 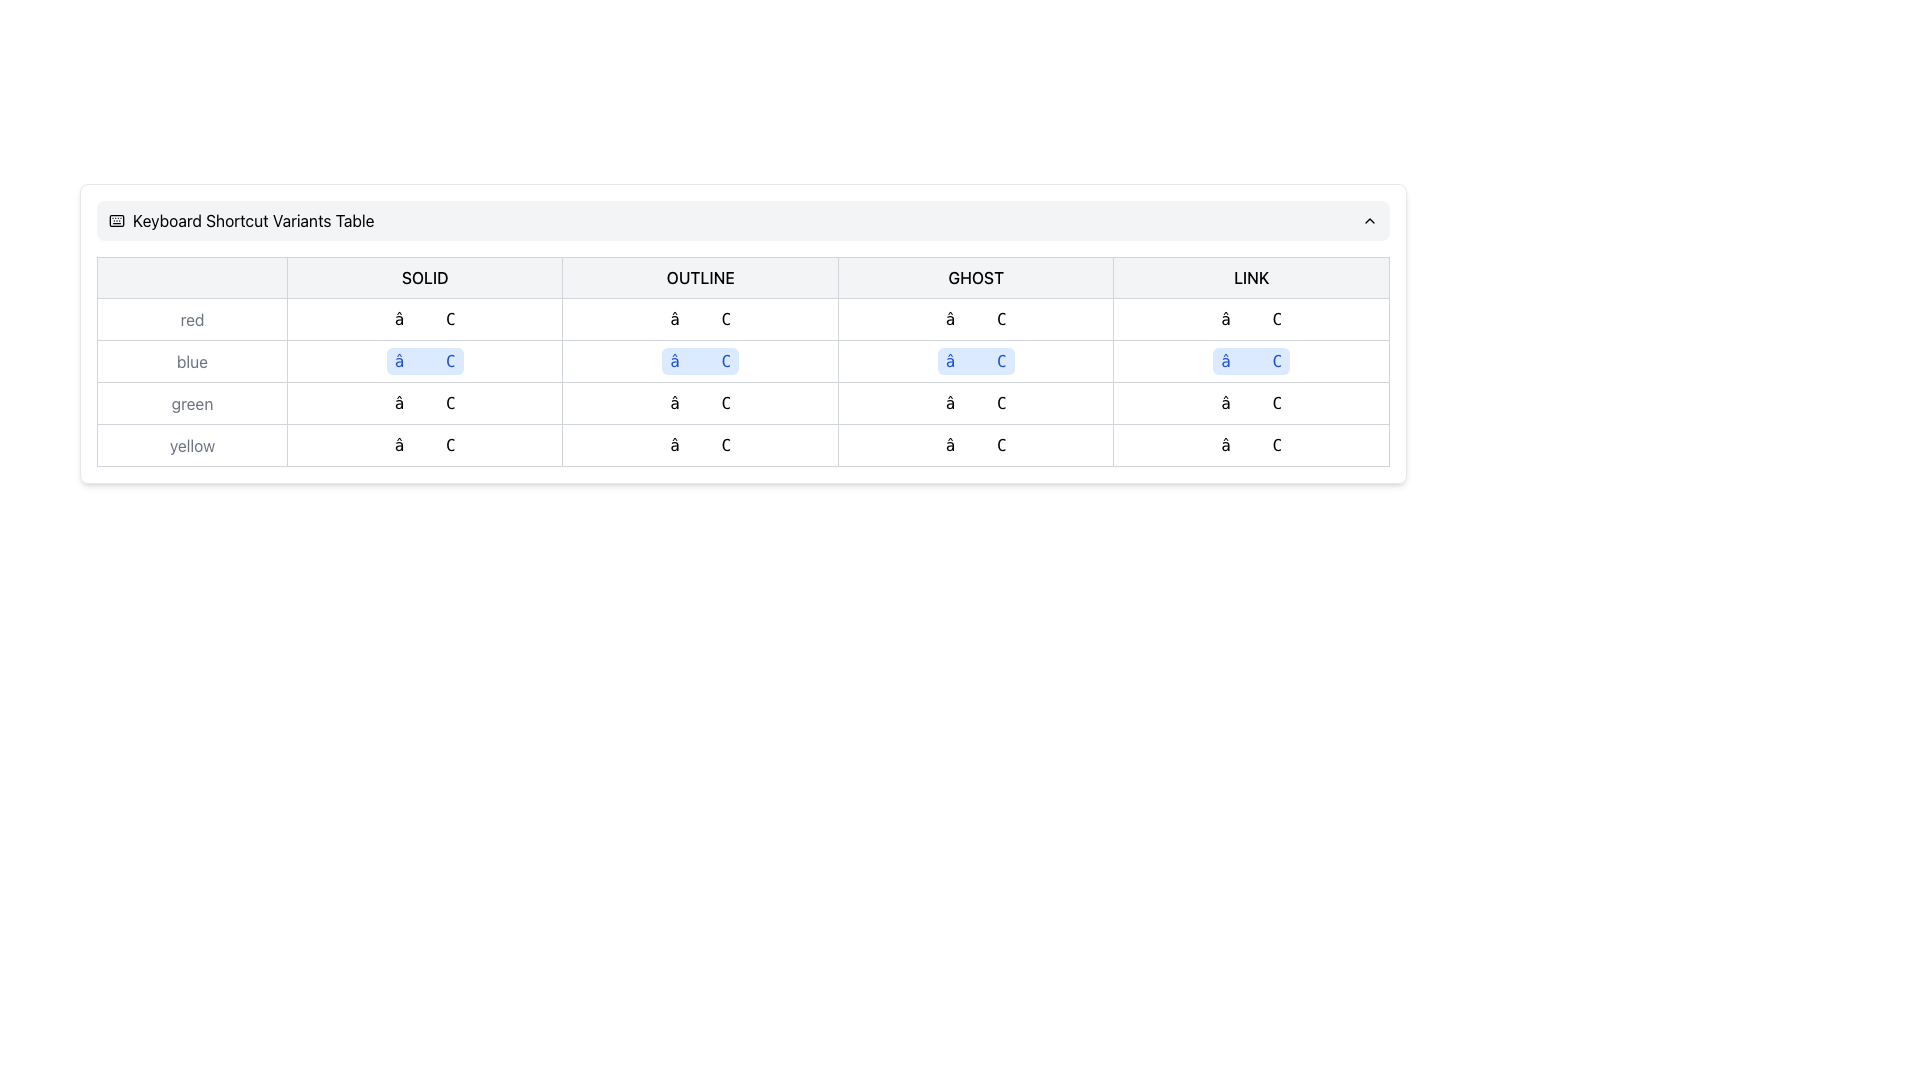 What do you see at coordinates (192, 361) in the screenshot?
I see `the label element containing the text 'blue', which is styled with a light gray font and located in the first column of the second row under the 'red' row in the color options table` at bounding box center [192, 361].